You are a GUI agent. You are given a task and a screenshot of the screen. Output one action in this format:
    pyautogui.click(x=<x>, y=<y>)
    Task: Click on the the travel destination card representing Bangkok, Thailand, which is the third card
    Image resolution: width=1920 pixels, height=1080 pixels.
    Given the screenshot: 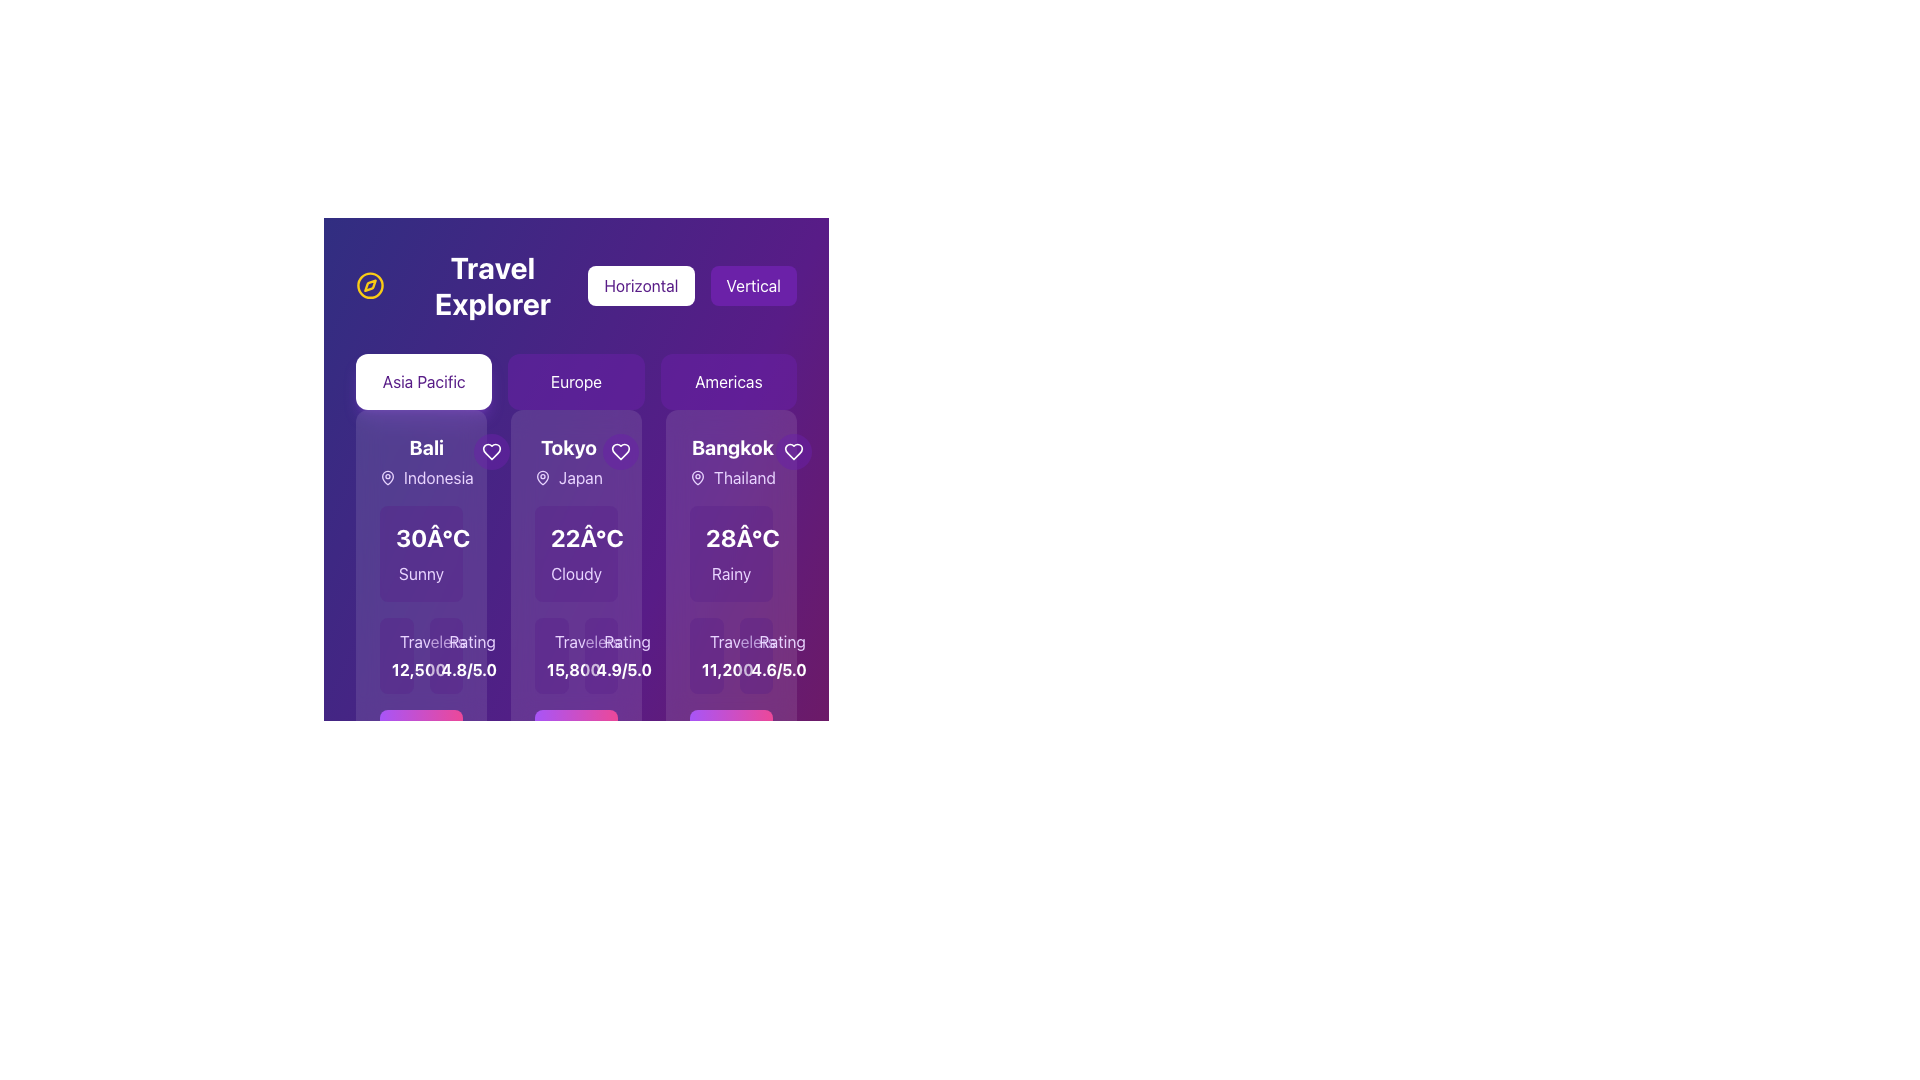 What is the action you would take?
    pyautogui.click(x=730, y=607)
    